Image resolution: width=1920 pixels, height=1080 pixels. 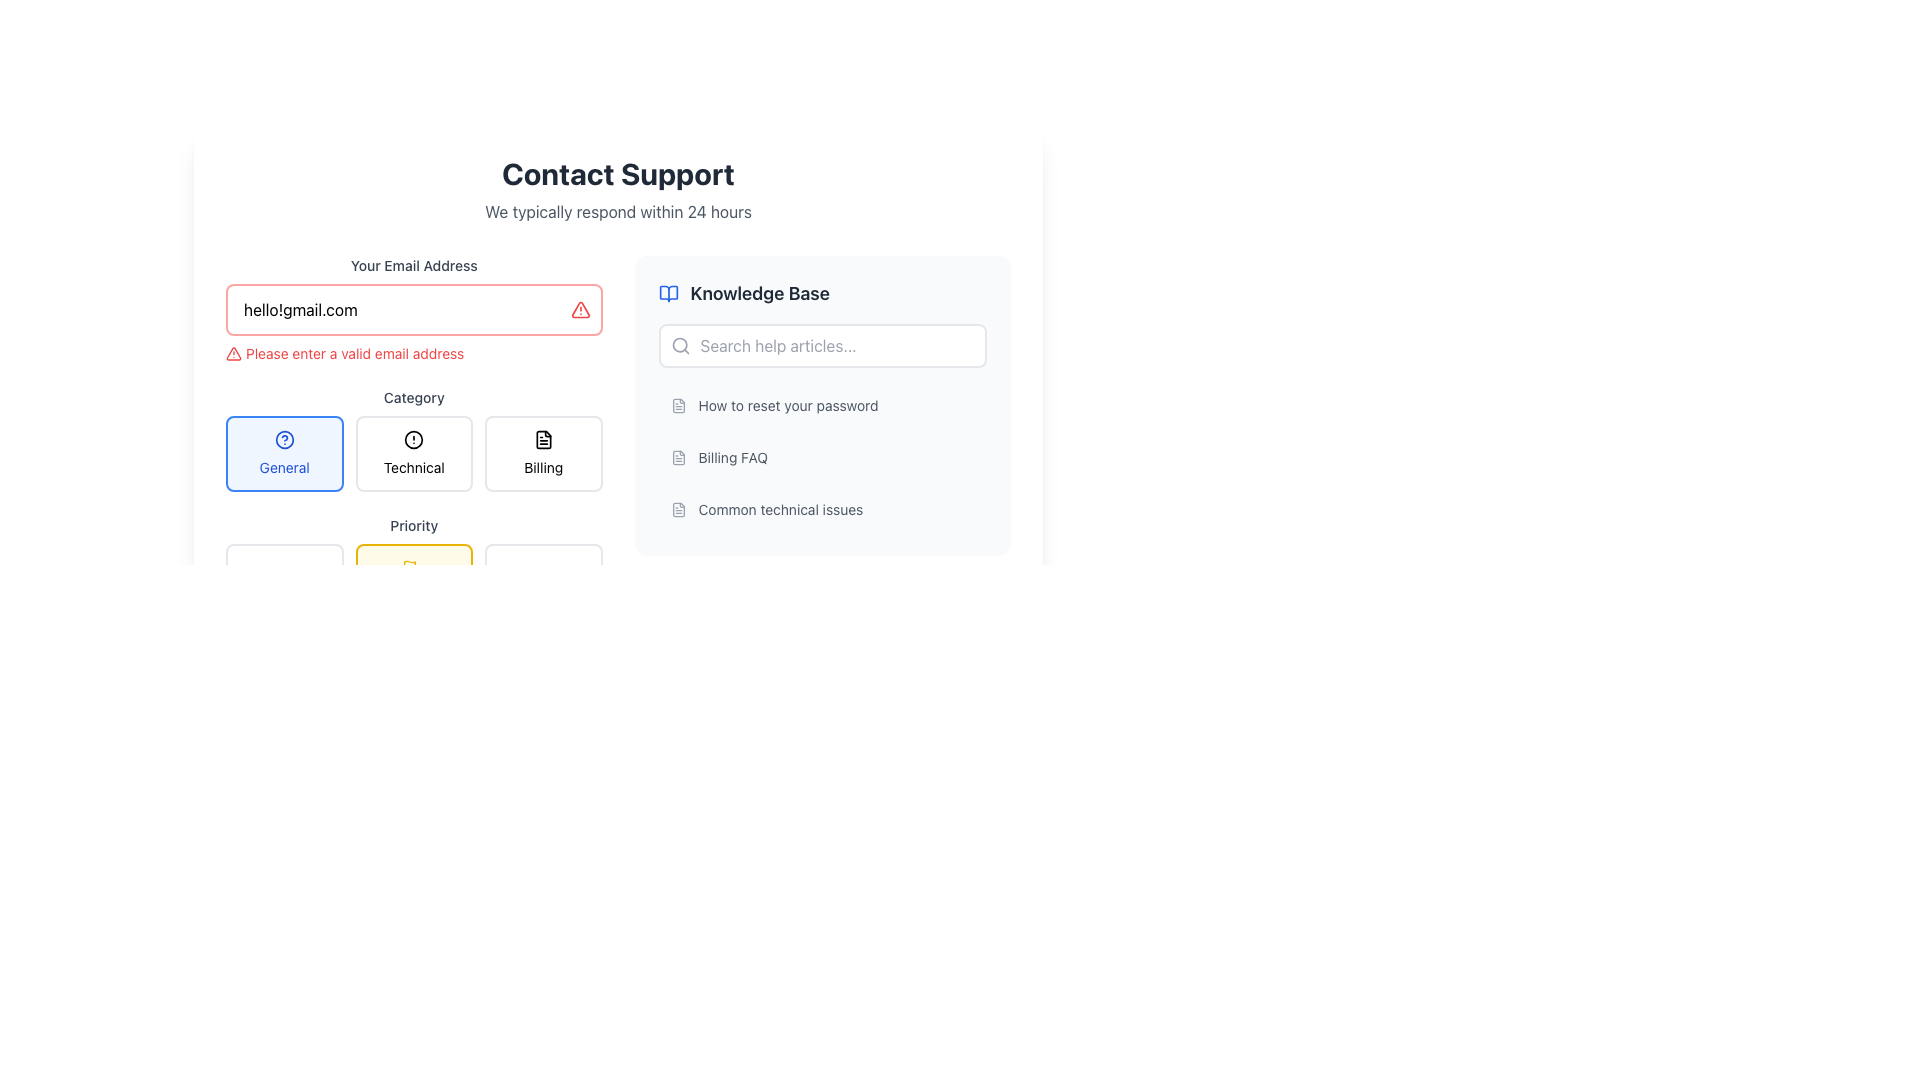 I want to click on the 'Text link' located in the 'Knowledge Base' section on the right-hand side, which serves as a navigation item, so click(x=787, y=405).